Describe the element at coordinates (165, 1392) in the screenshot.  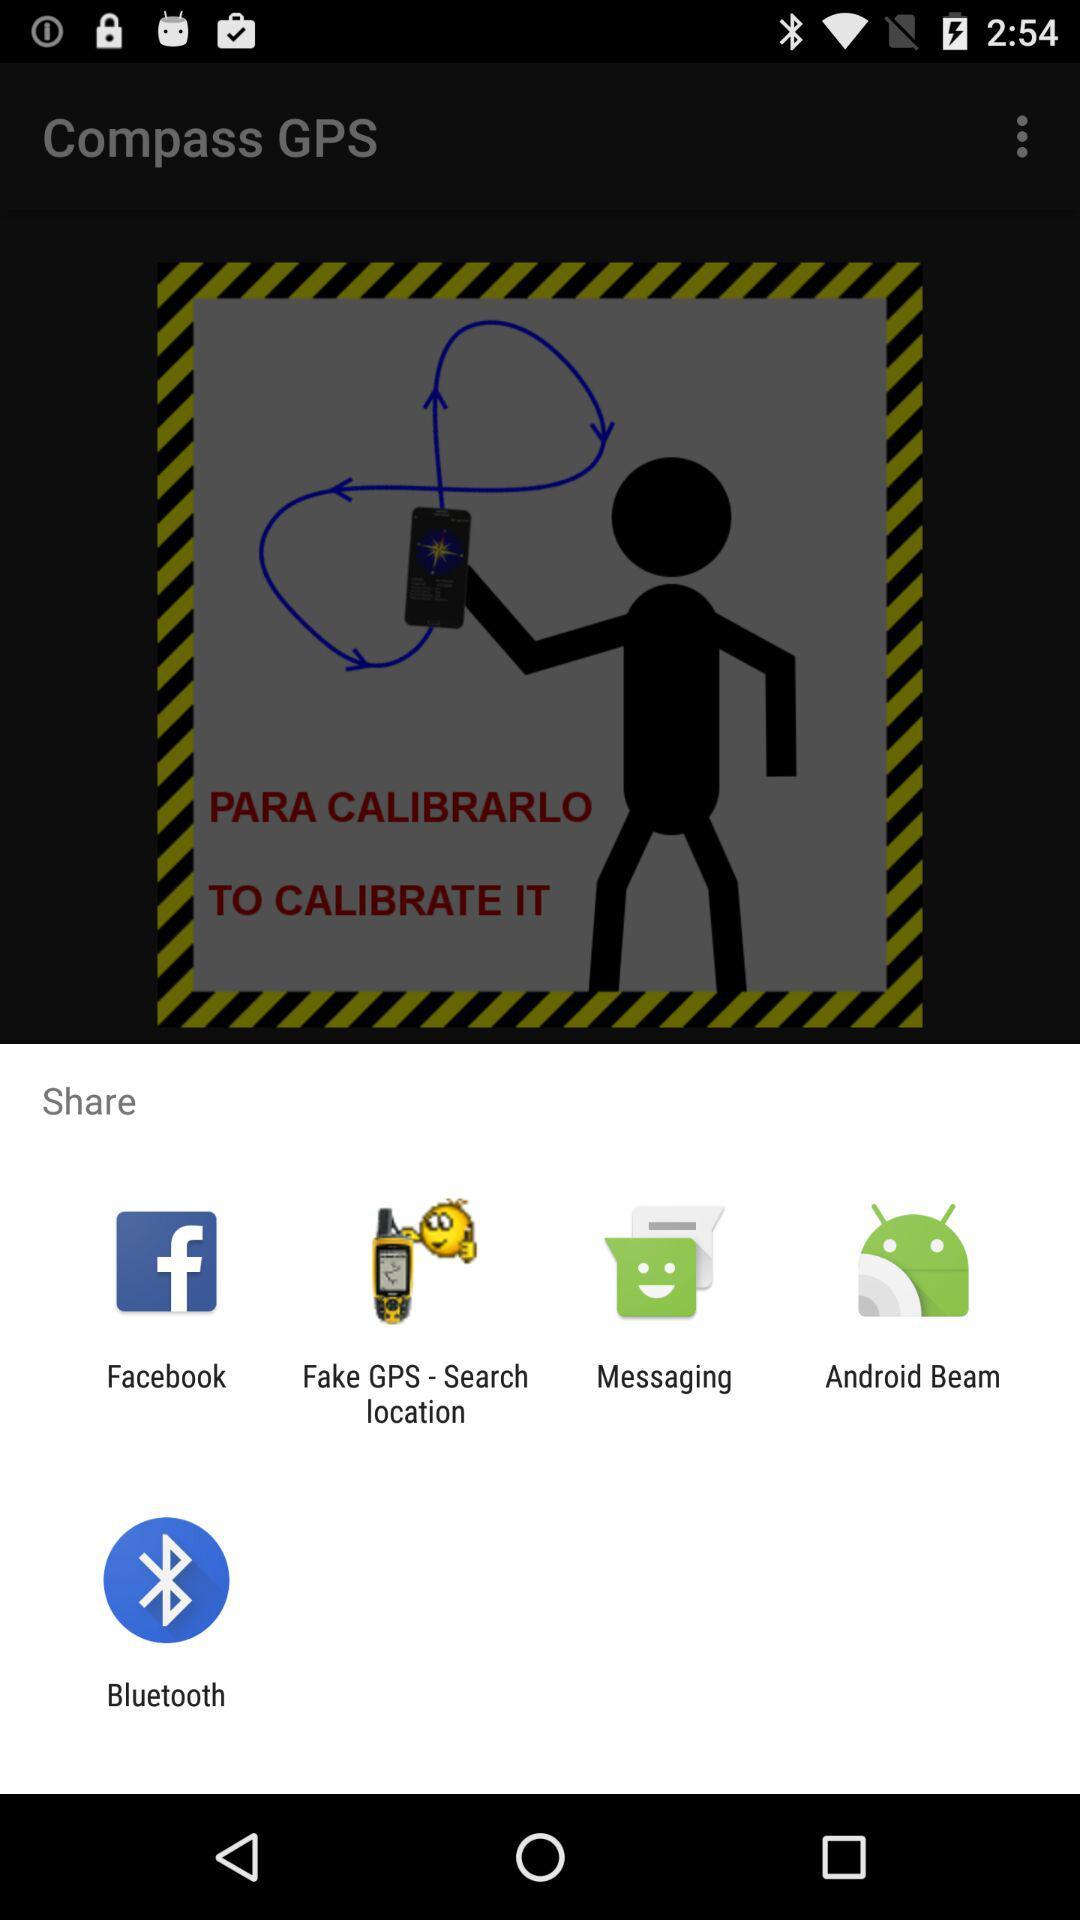
I see `the app to the left of fake gps search` at that location.